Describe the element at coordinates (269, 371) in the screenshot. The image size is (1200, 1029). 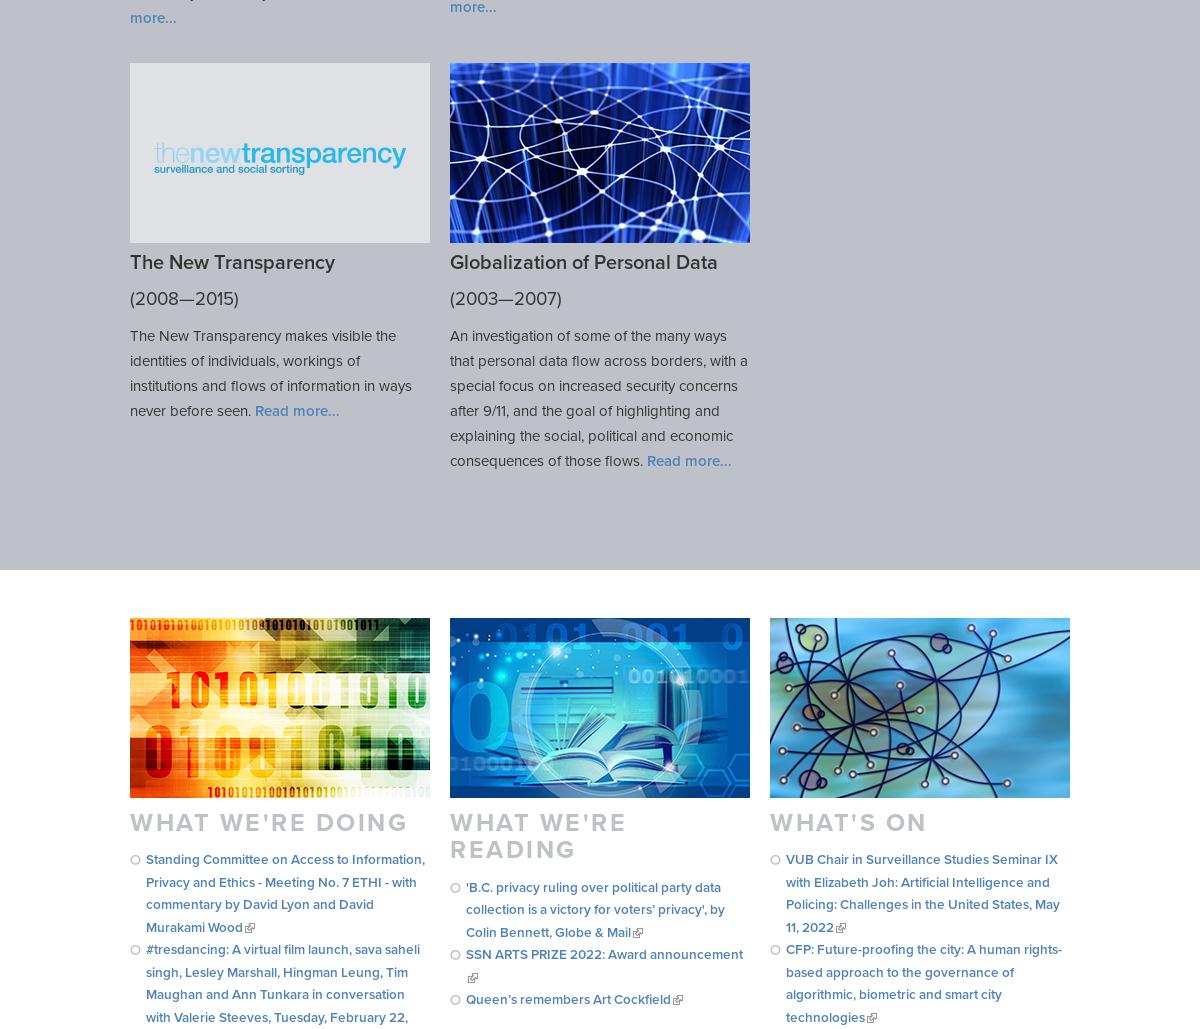
I see `'The New Transparency makes visible the identities of individuals, workings of institutions and flows of information in ways never before seen.'` at that location.